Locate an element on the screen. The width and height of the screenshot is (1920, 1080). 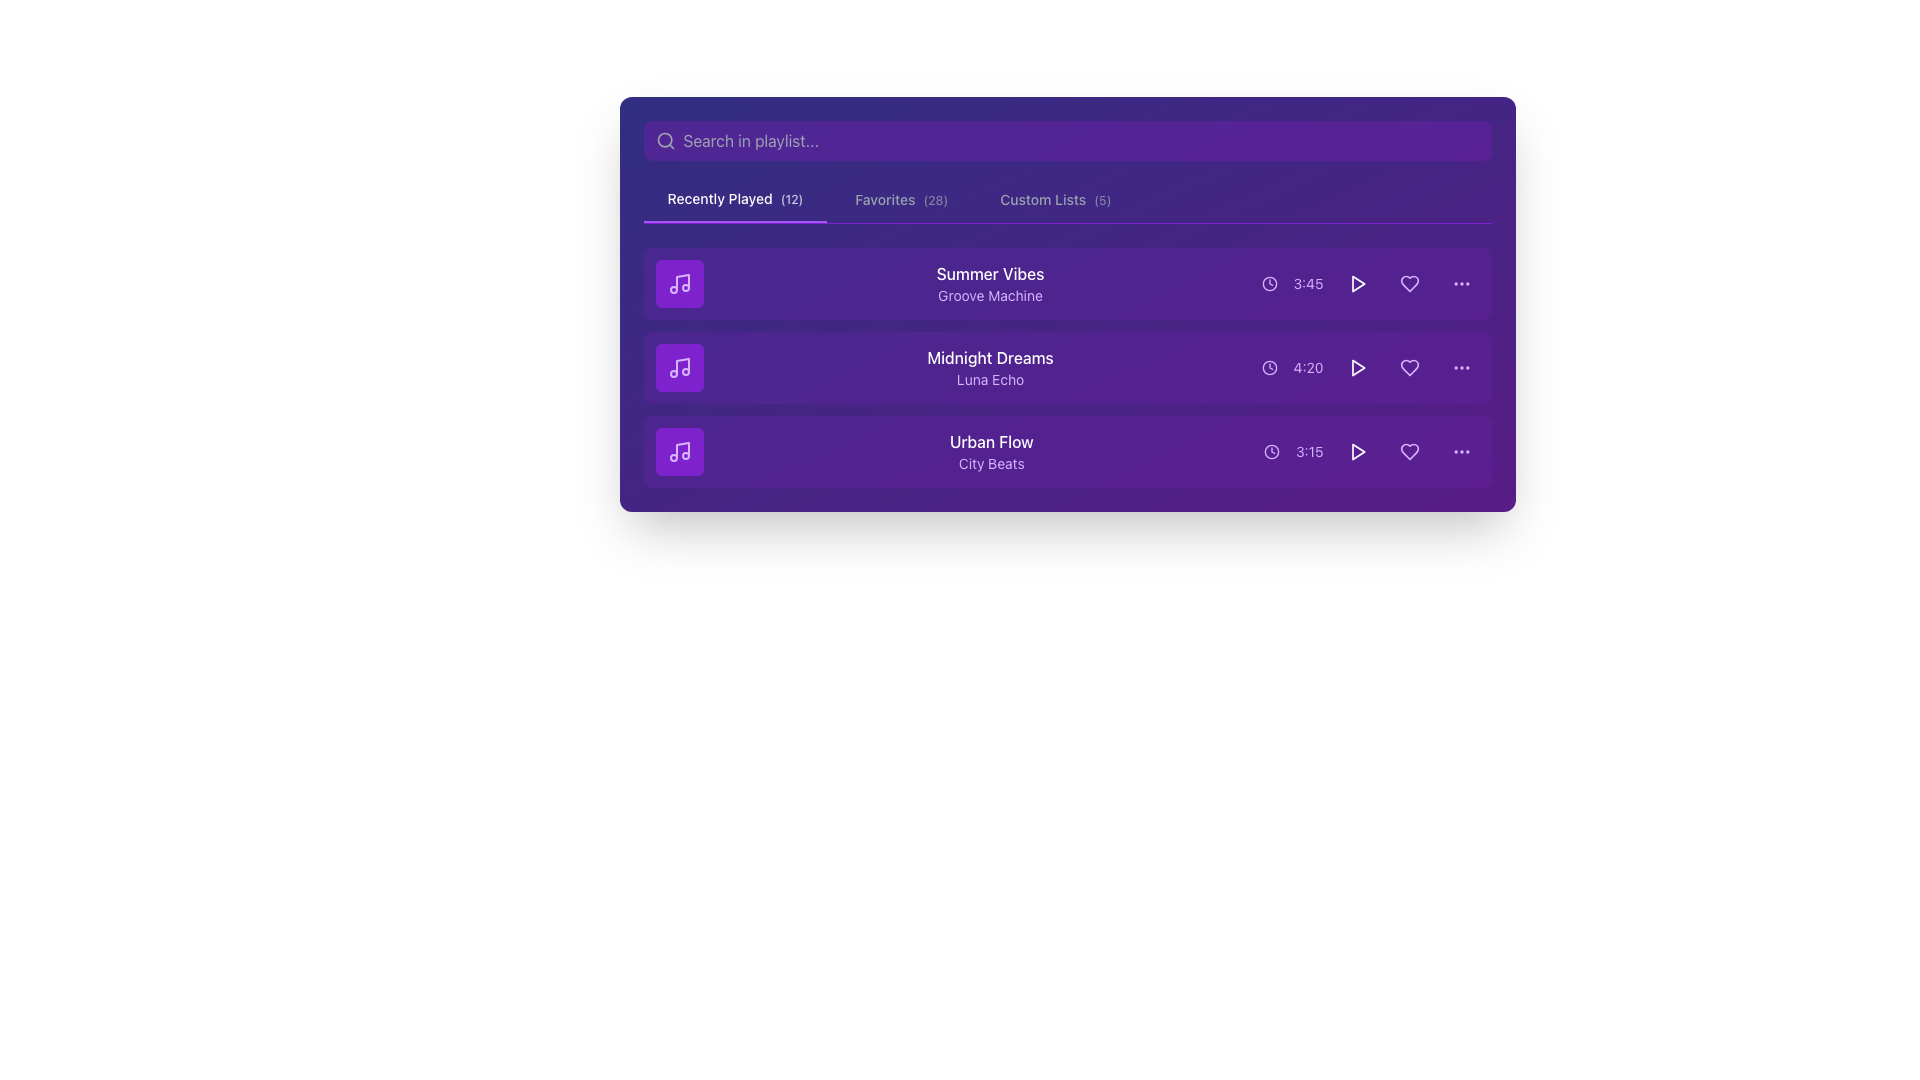
the displayed text of the song title and subtitle in the third row of the playlist, located in a purple panel between a musical note icon and a duration indicator is located at coordinates (991, 451).